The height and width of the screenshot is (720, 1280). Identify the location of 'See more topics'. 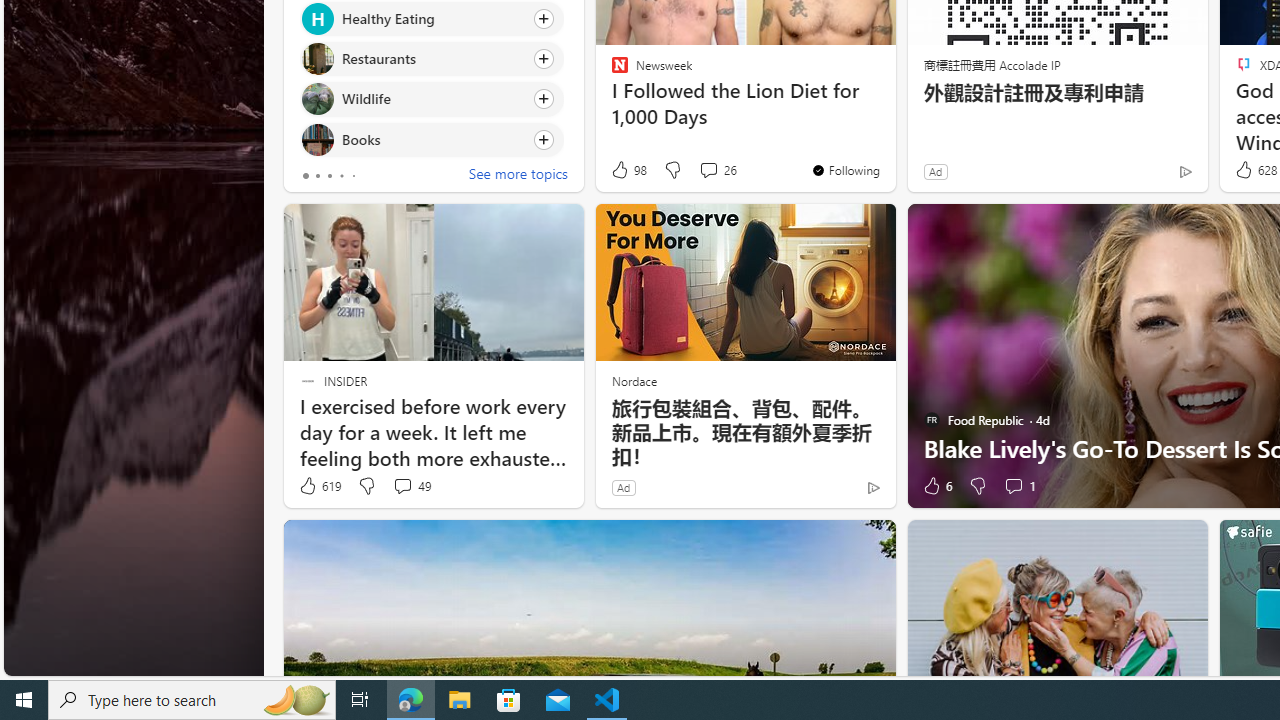
(518, 175).